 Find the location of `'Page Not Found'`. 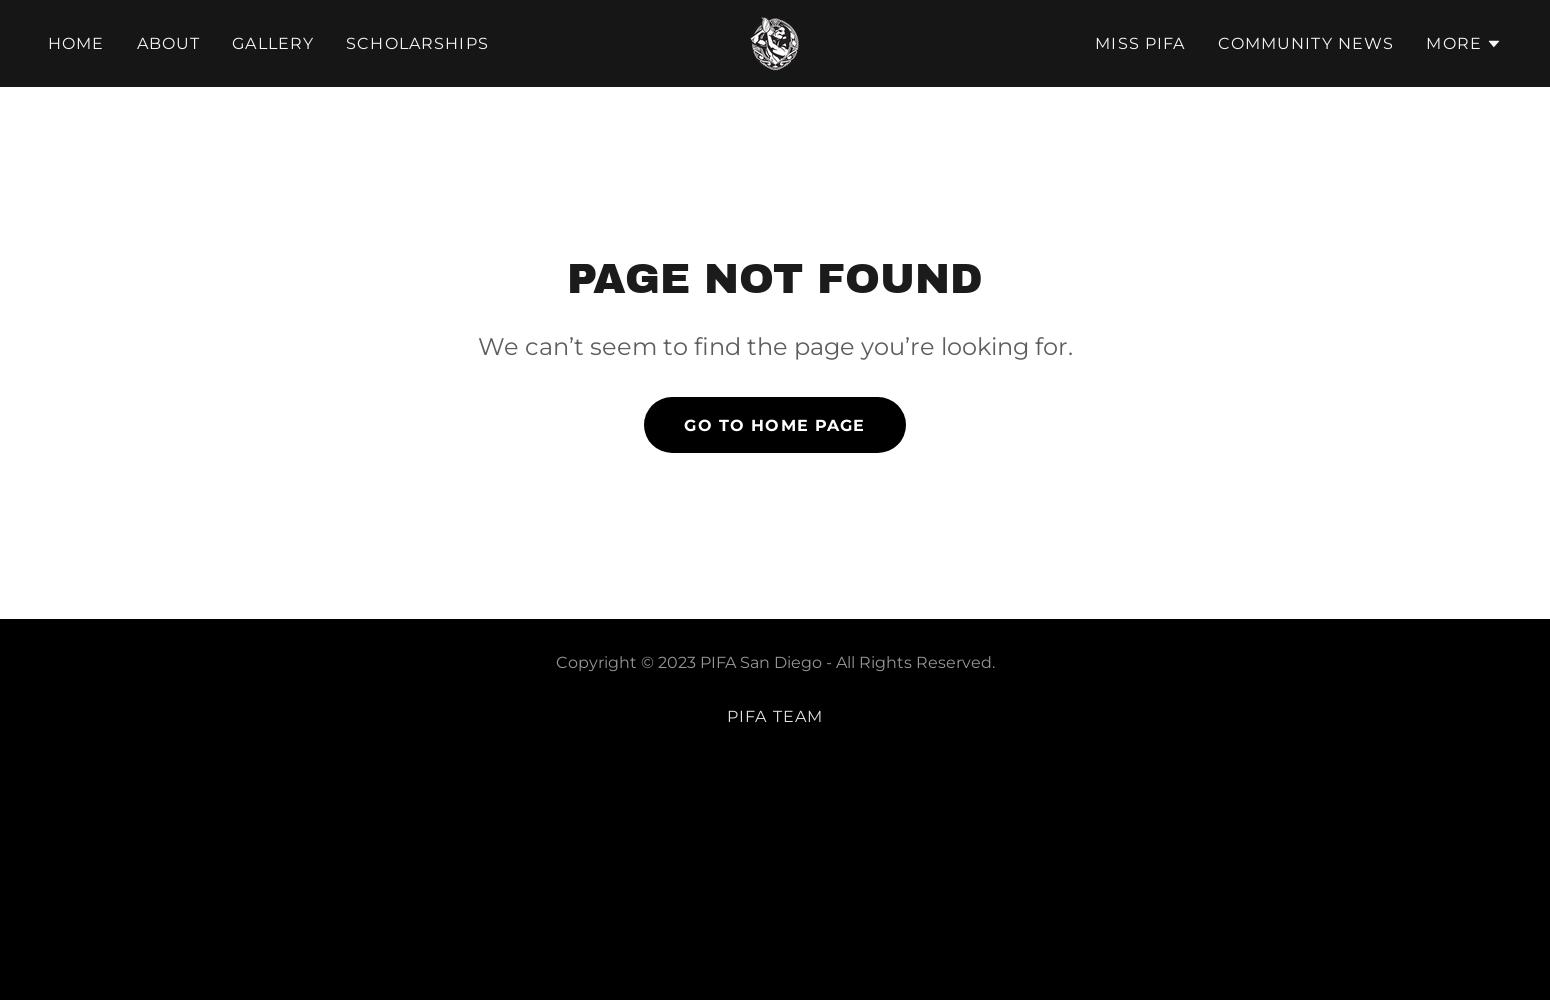

'Page Not Found' is located at coordinates (775, 278).